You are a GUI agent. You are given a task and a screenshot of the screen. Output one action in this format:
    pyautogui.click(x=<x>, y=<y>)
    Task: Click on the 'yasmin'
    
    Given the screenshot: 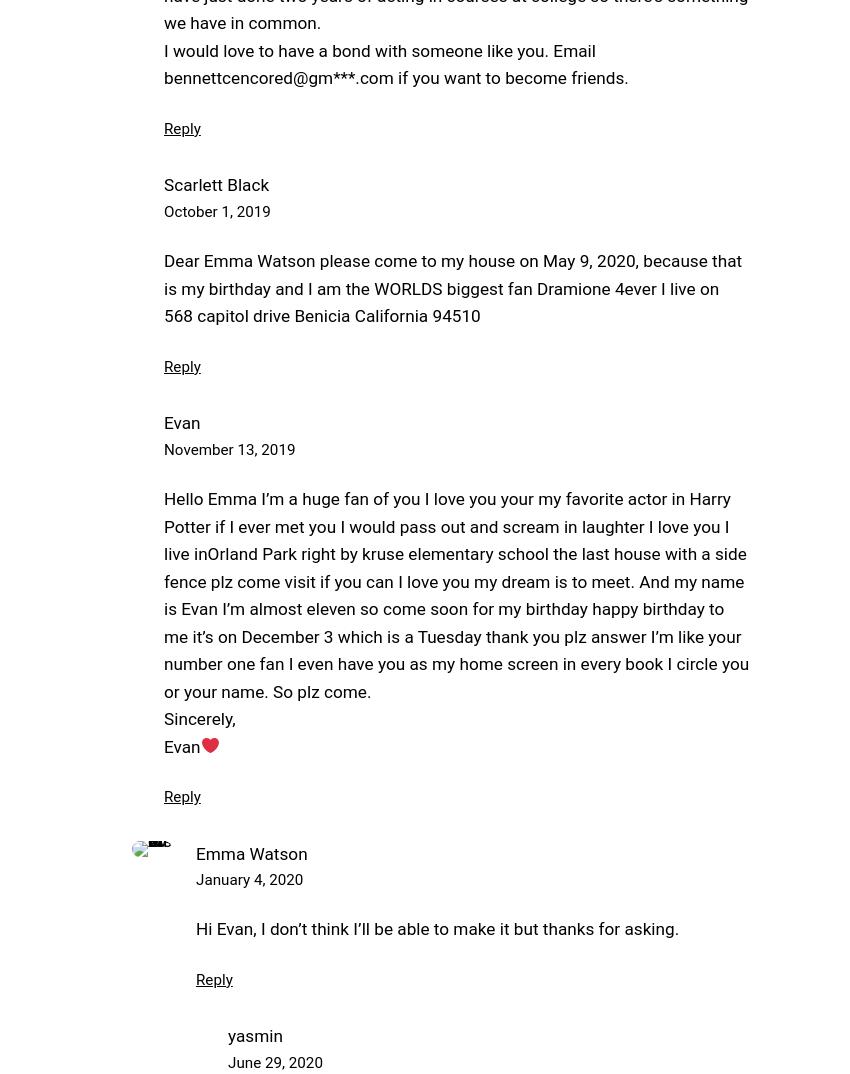 What is the action you would take?
    pyautogui.click(x=227, y=1035)
    